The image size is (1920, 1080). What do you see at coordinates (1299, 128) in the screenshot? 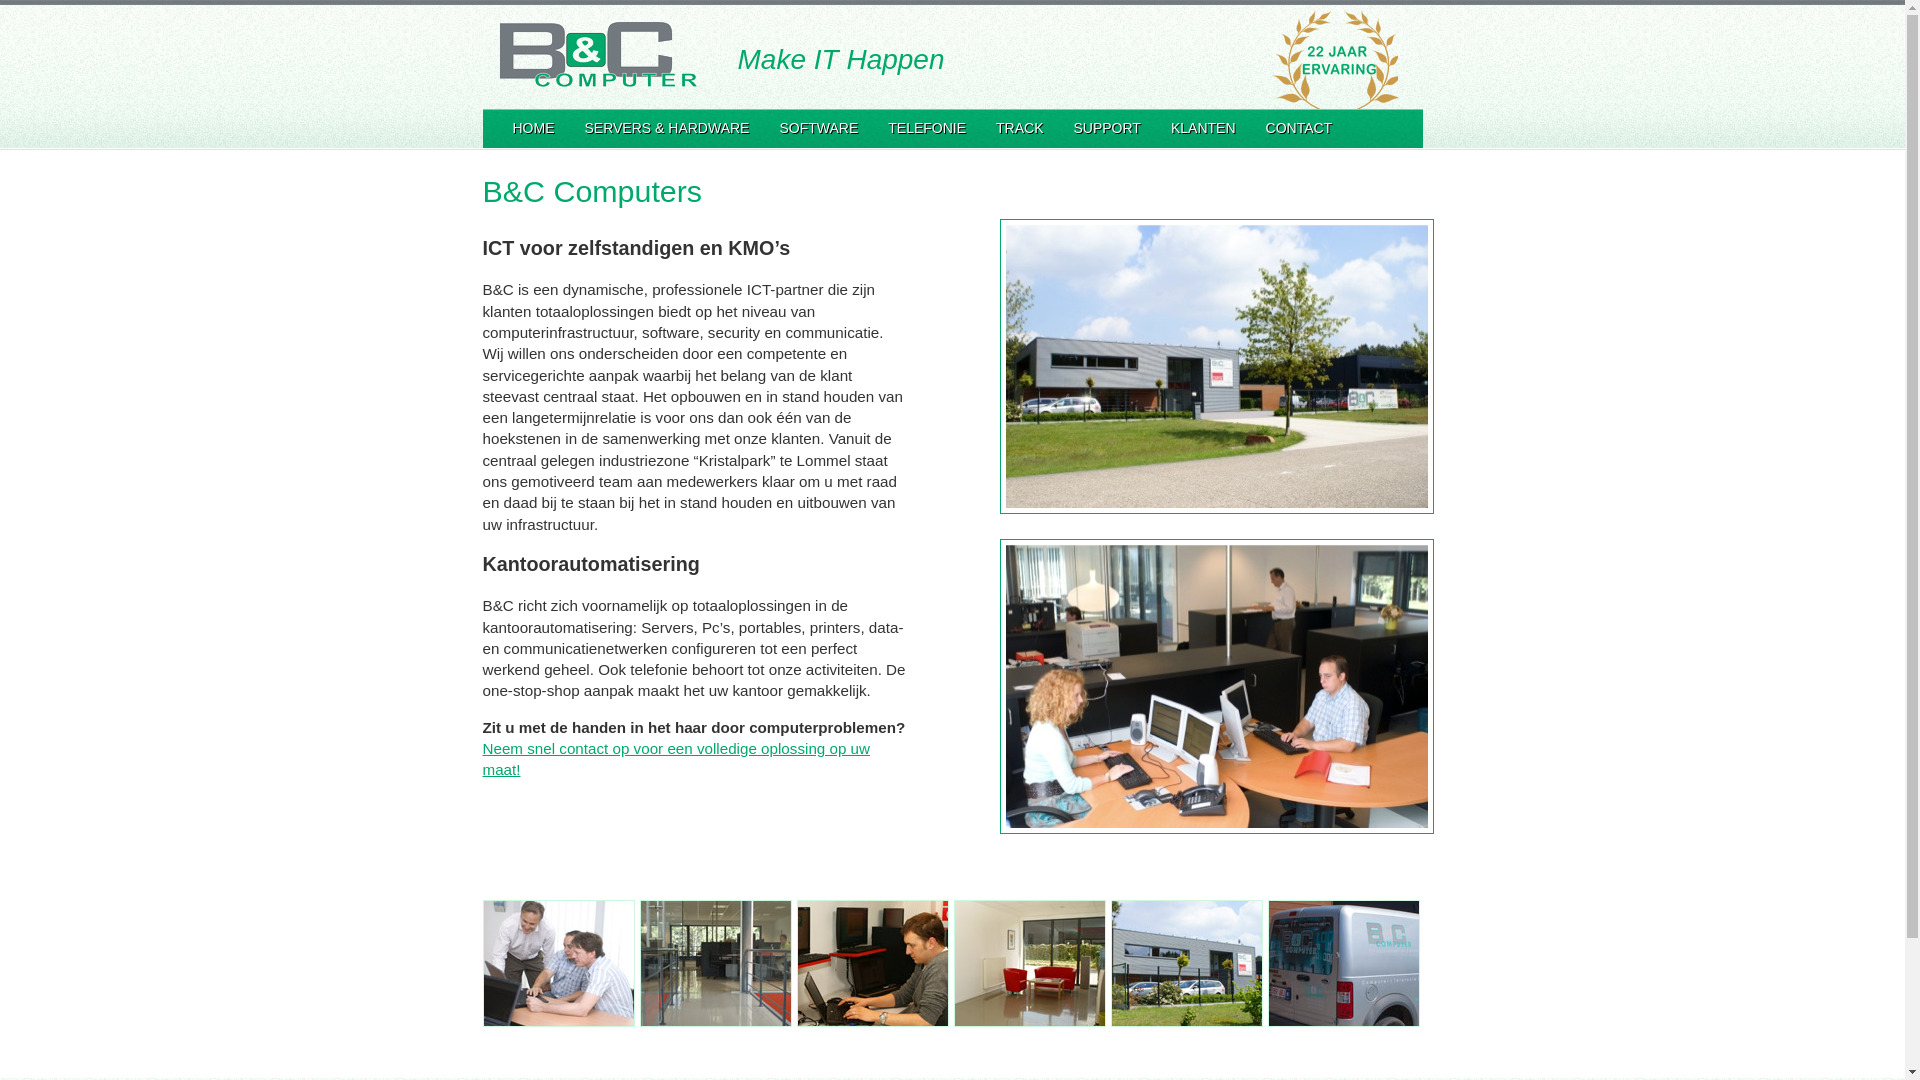
I see `'CONTACT'` at bounding box center [1299, 128].